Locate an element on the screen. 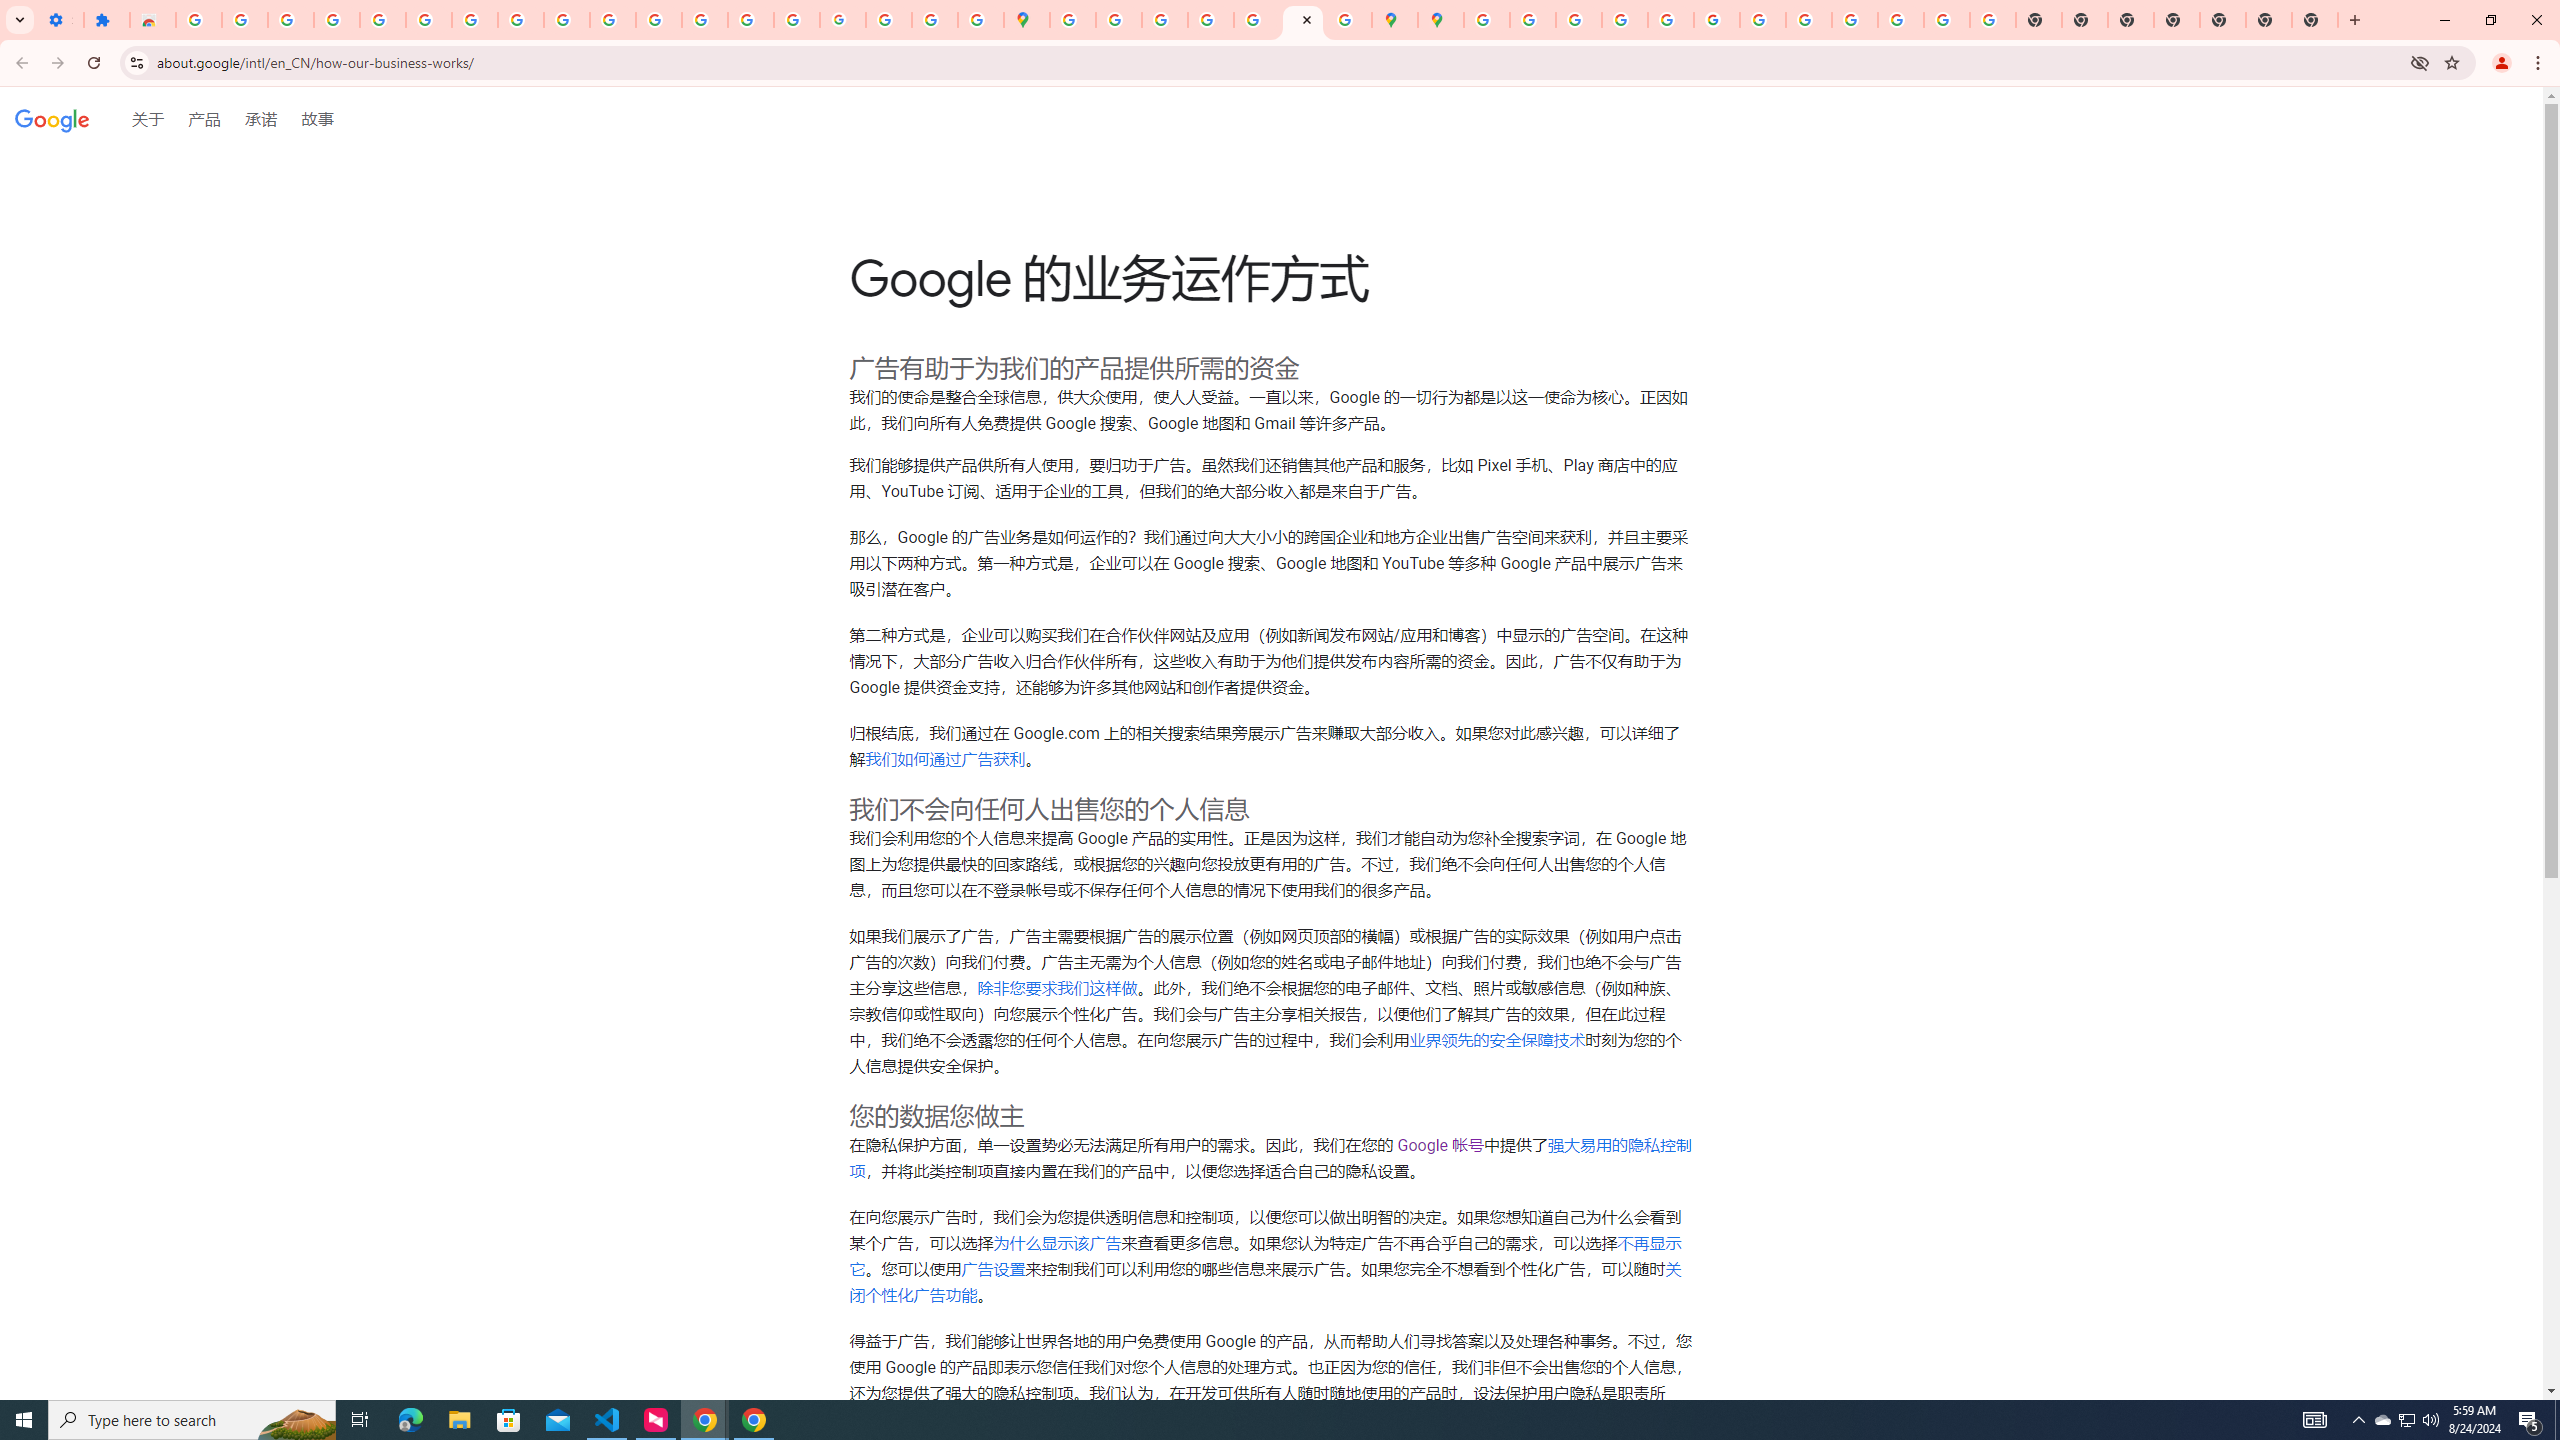 Image resolution: width=2560 pixels, height=1440 pixels. 'Reviews: Helix Fruit Jump Arcade Game' is located at coordinates (151, 19).